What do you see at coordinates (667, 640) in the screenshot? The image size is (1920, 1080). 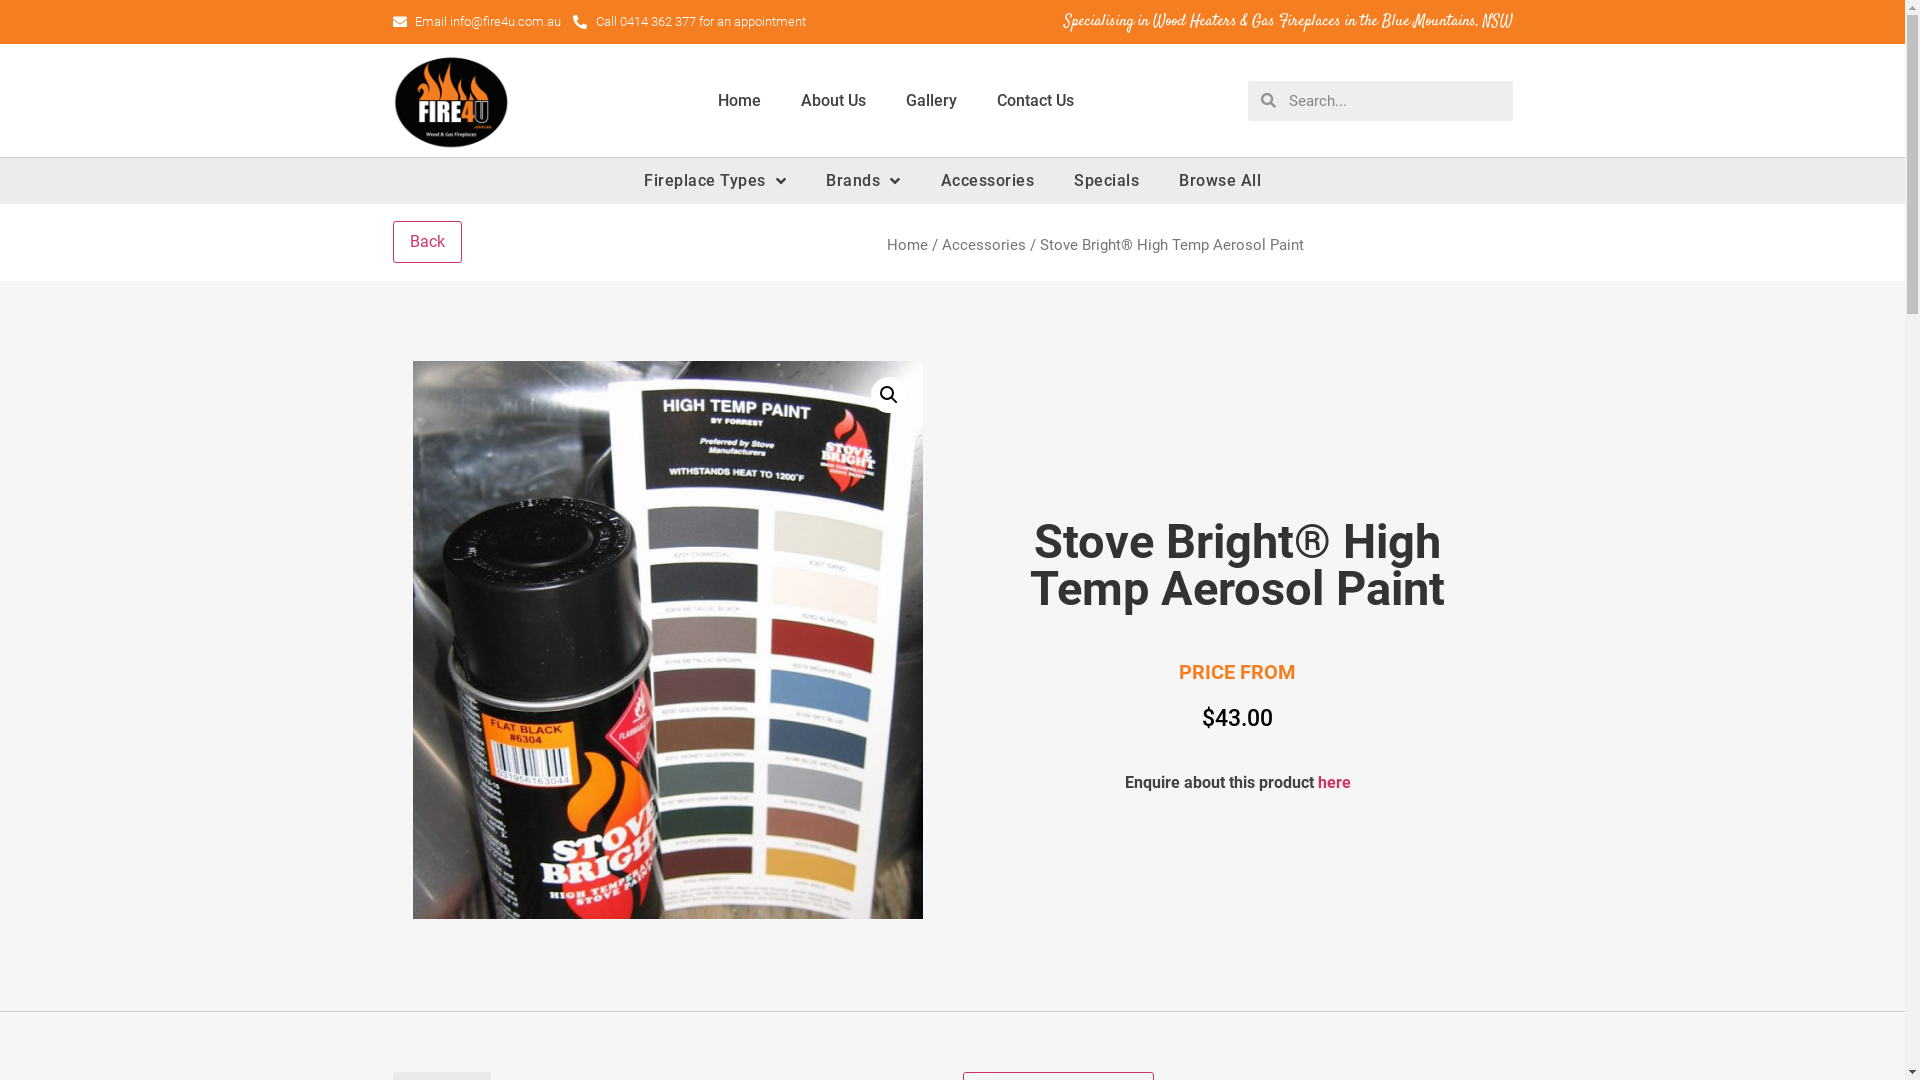 I see `'Hi Temp paint'` at bounding box center [667, 640].